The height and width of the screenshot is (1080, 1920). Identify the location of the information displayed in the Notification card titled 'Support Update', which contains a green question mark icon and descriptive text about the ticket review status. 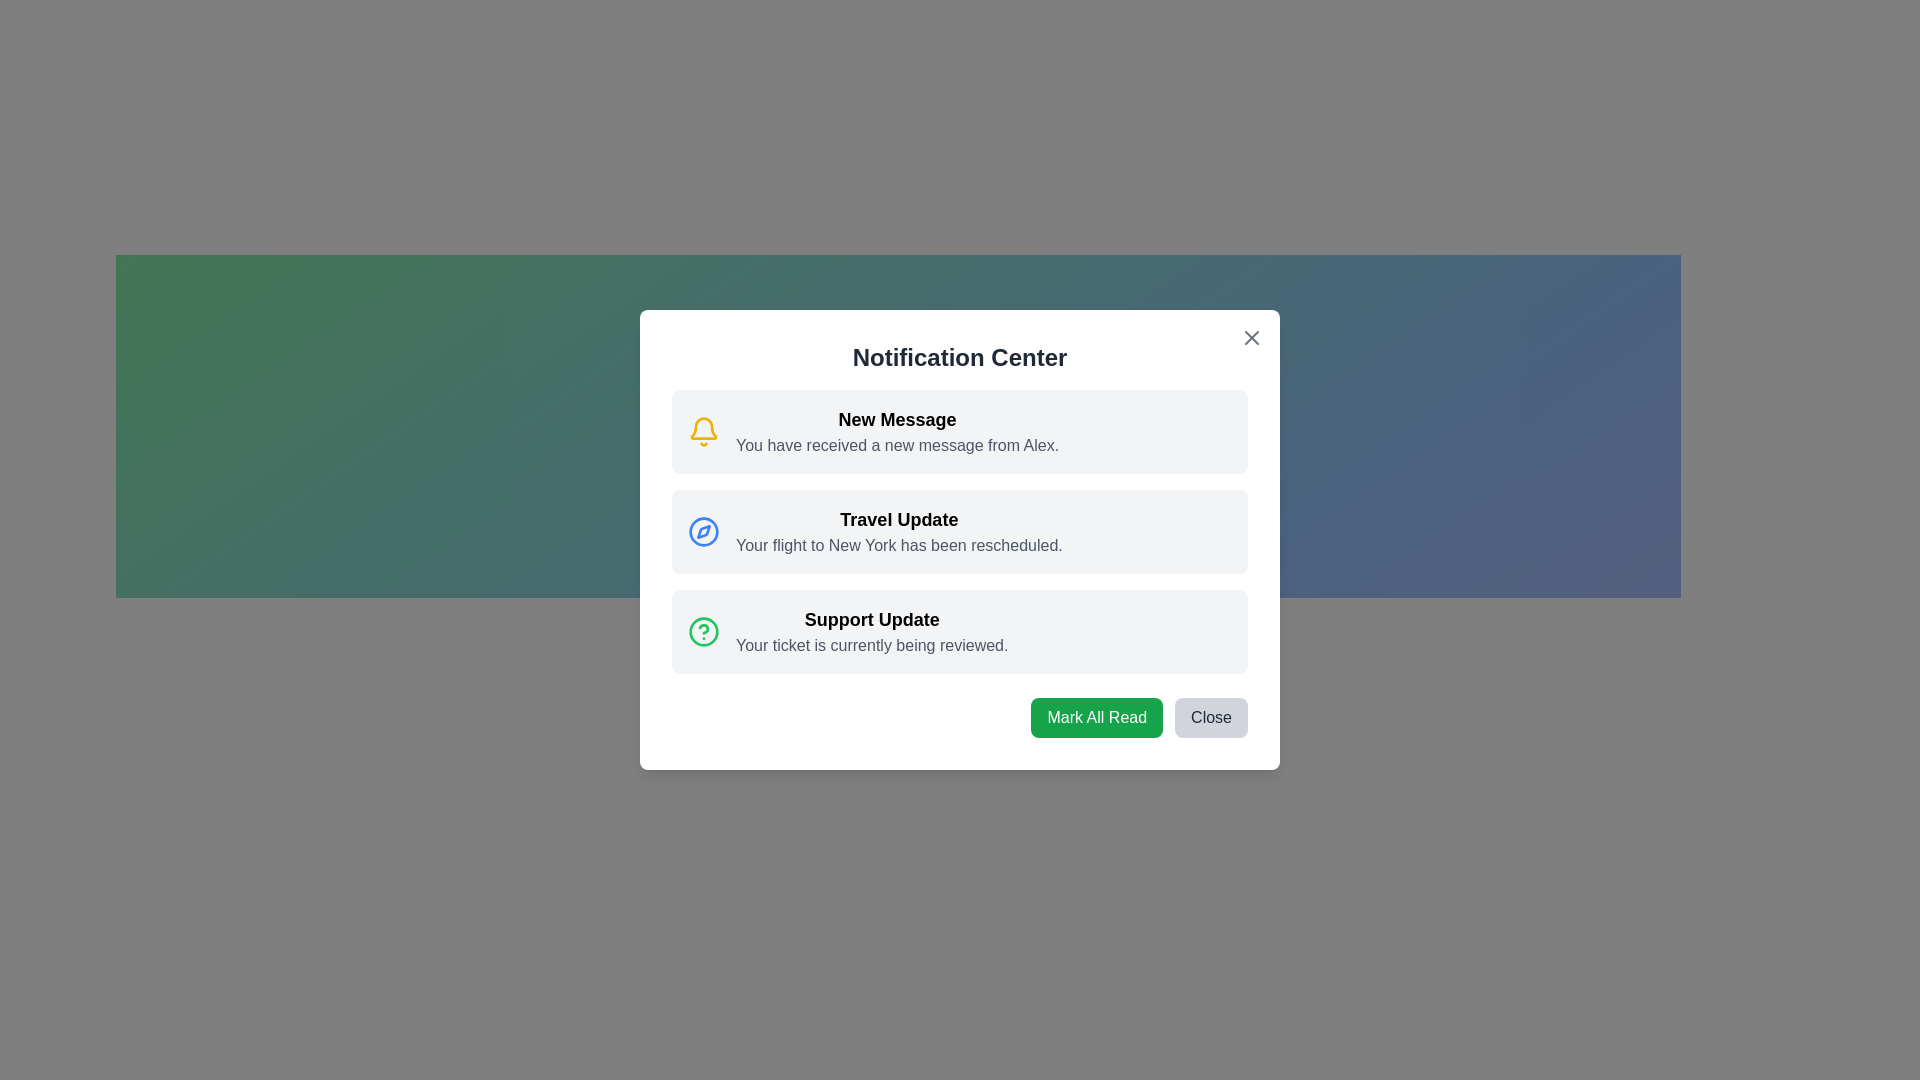
(960, 632).